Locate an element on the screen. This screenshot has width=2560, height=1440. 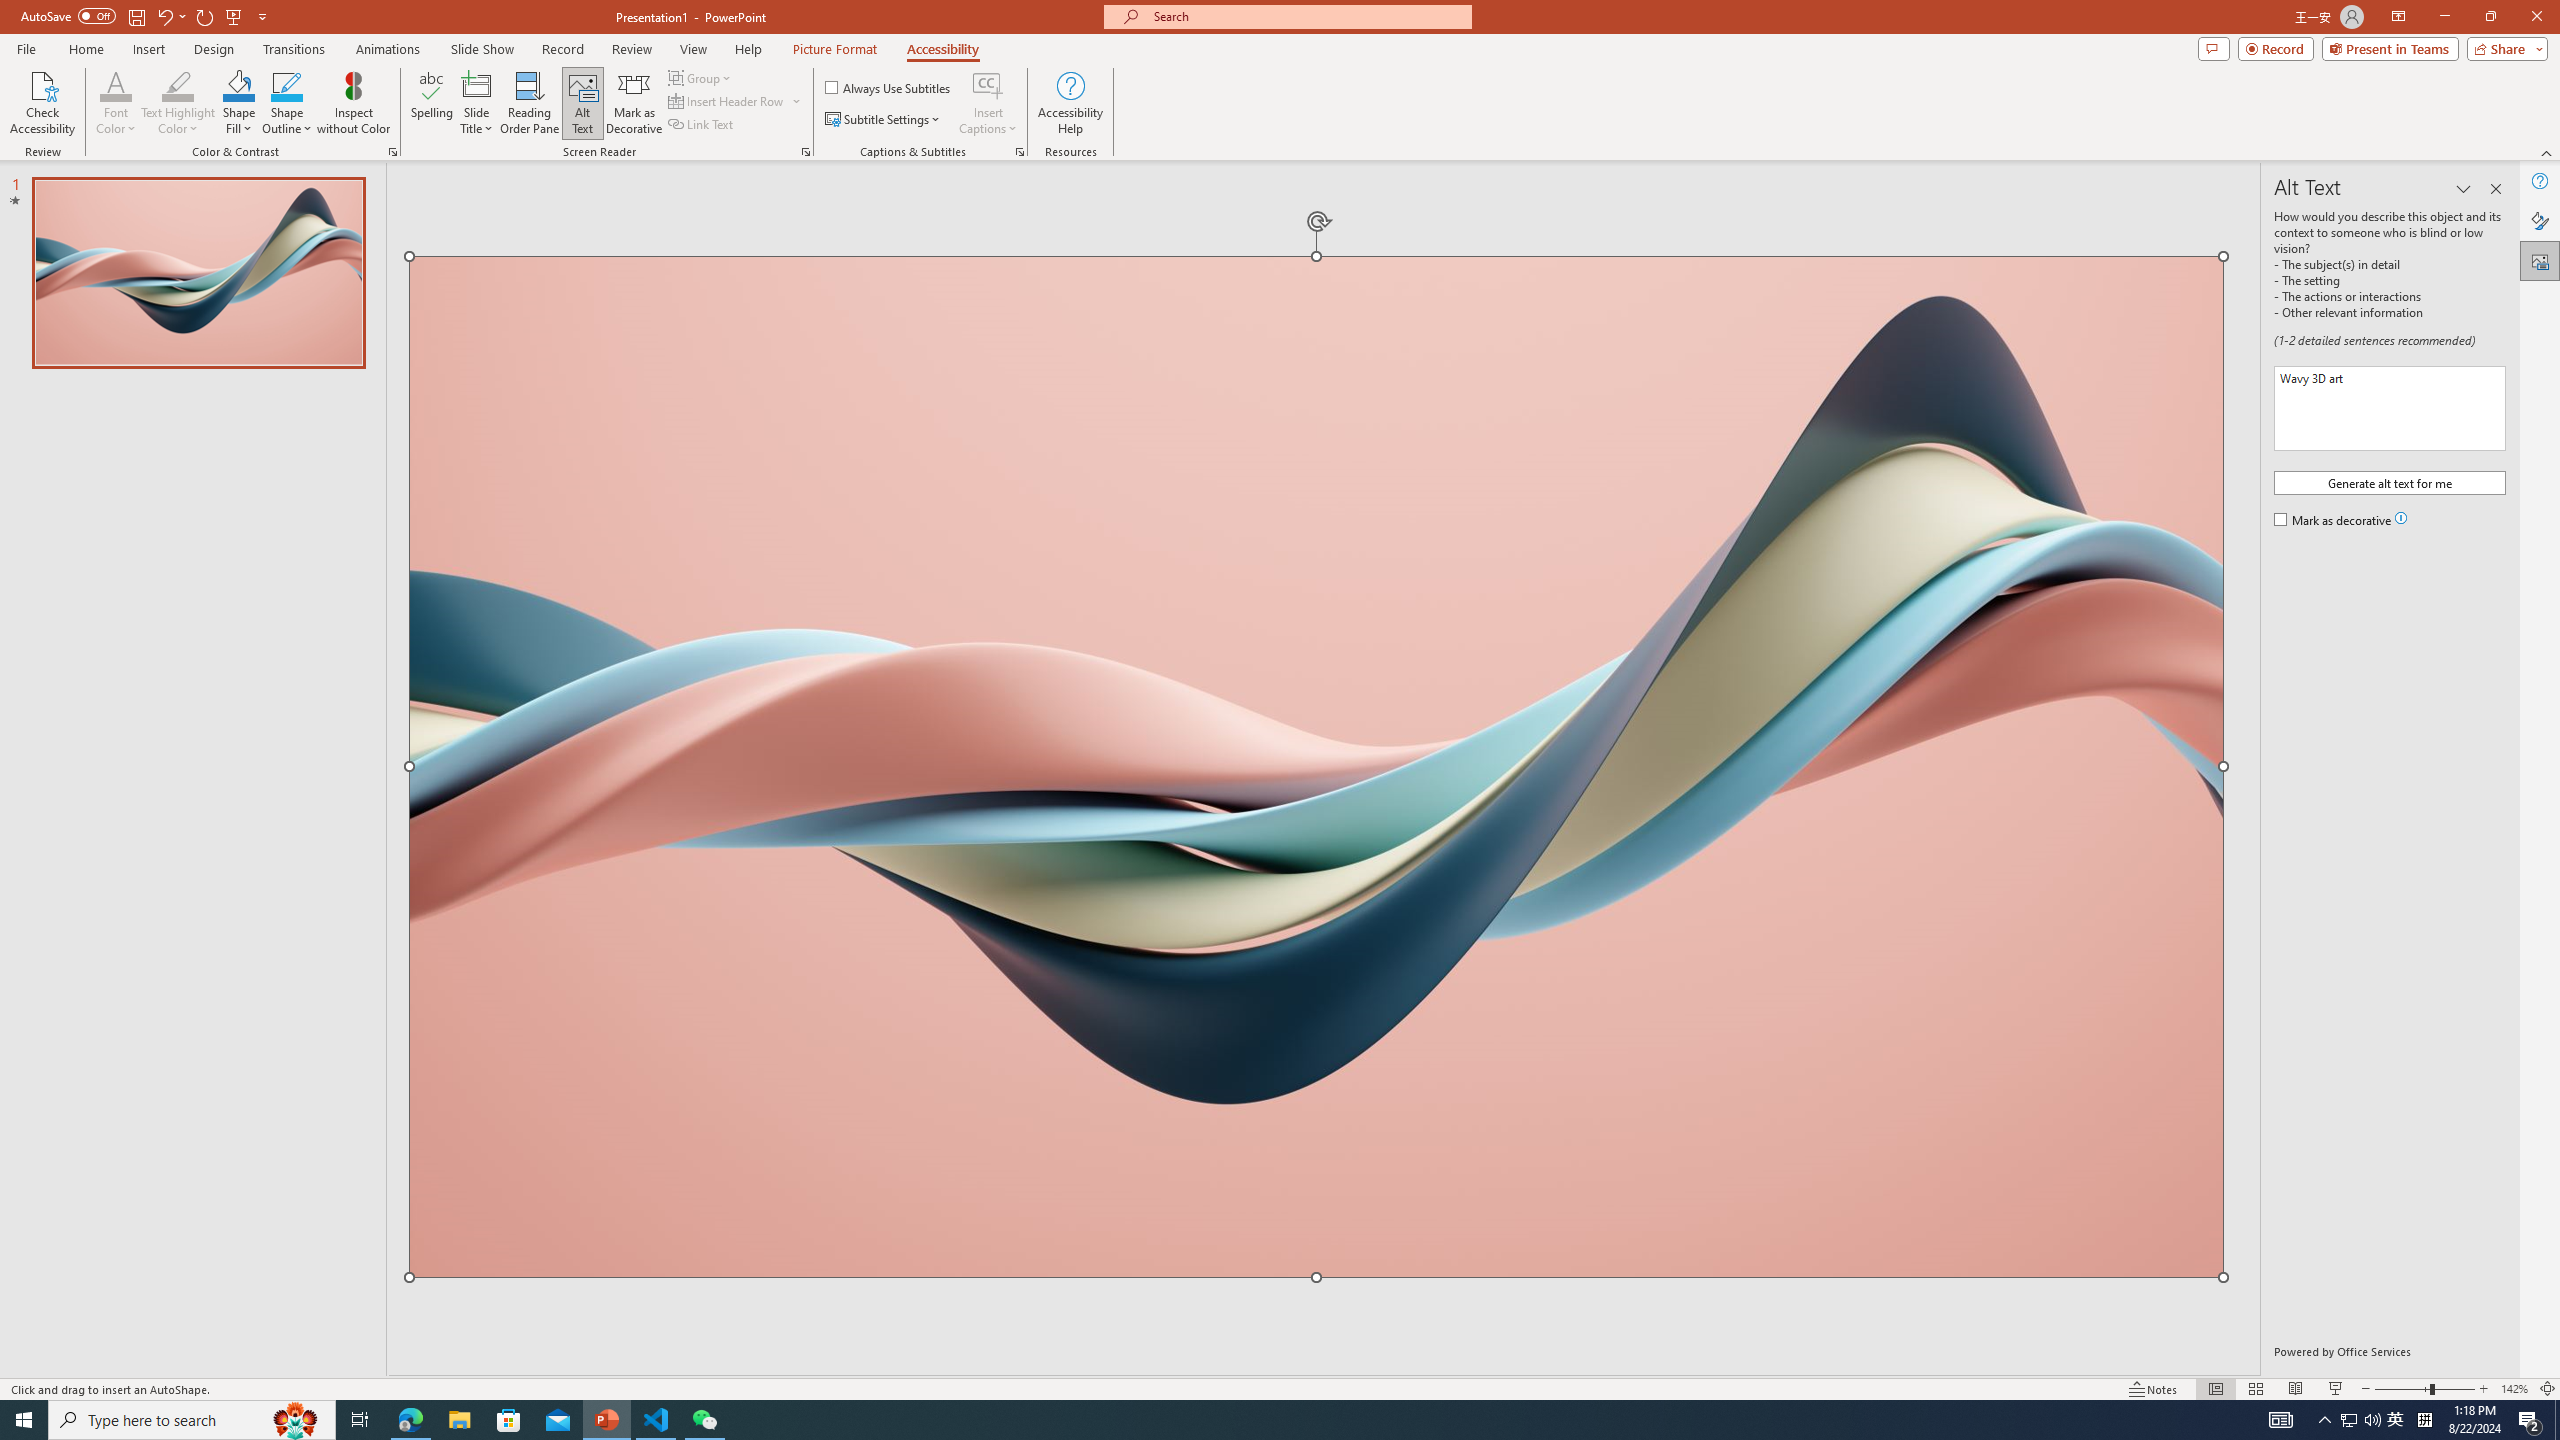
'Accessibility Help' is located at coordinates (1071, 103).